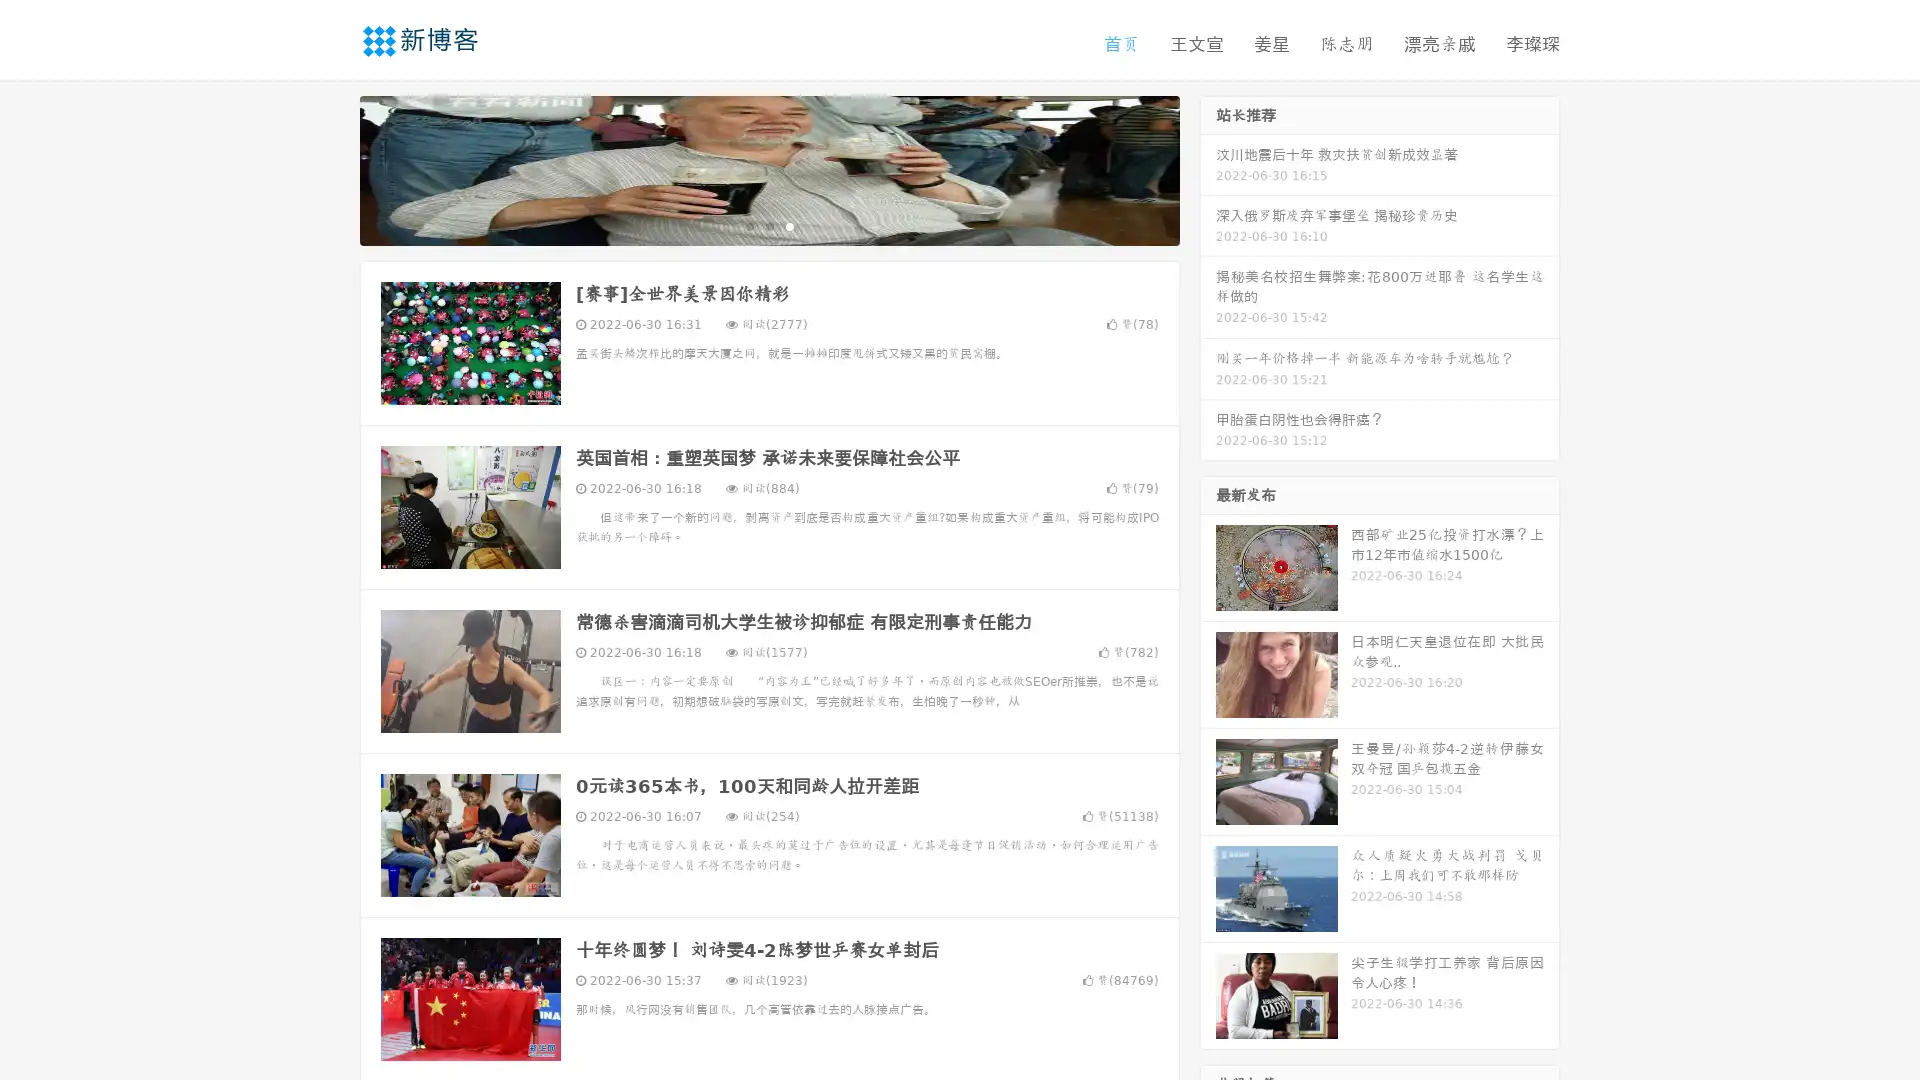 Image resolution: width=1920 pixels, height=1080 pixels. What do you see at coordinates (748, 225) in the screenshot?
I see `Go to slide 1` at bounding box center [748, 225].